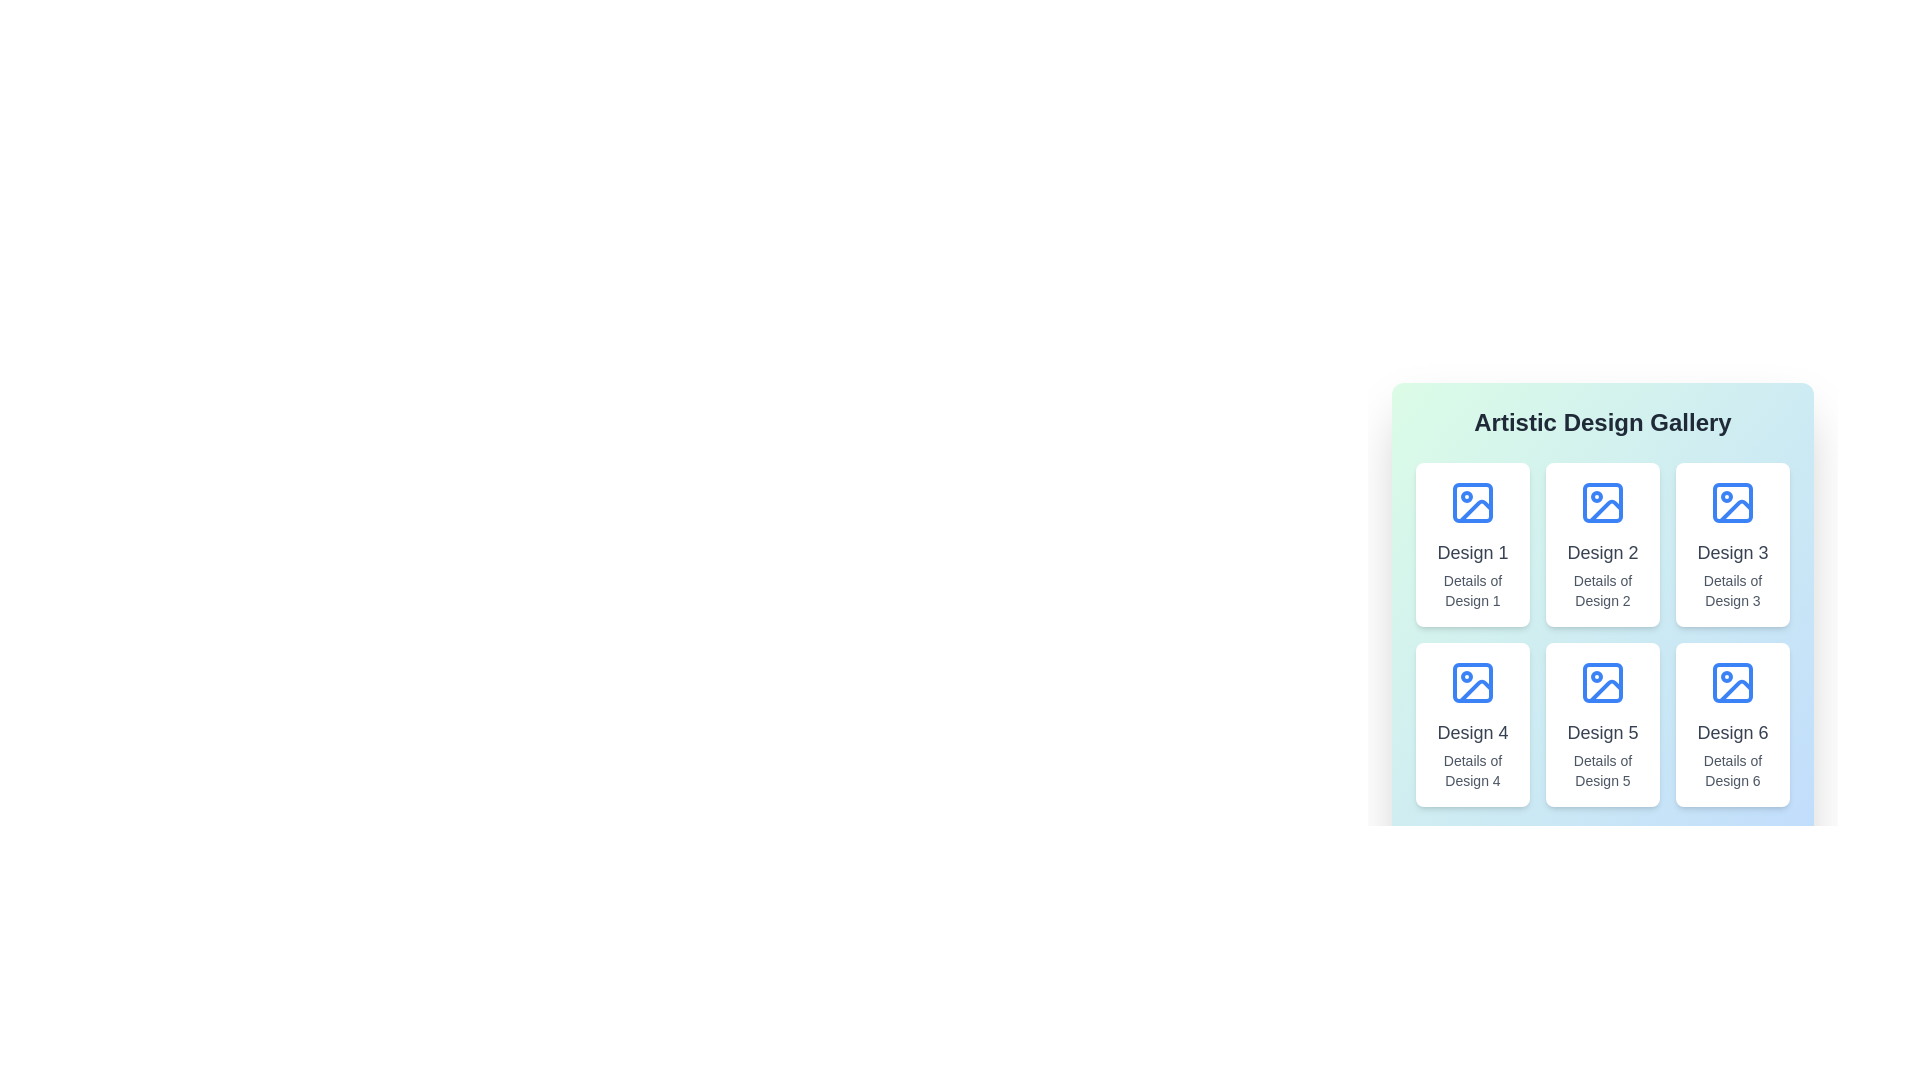 The width and height of the screenshot is (1920, 1080). Describe the element at coordinates (1473, 770) in the screenshot. I see `static text that says 'Details of Design 4', which is part of the card for 'Design 4', located in the second row, first column of a grid layout` at that location.